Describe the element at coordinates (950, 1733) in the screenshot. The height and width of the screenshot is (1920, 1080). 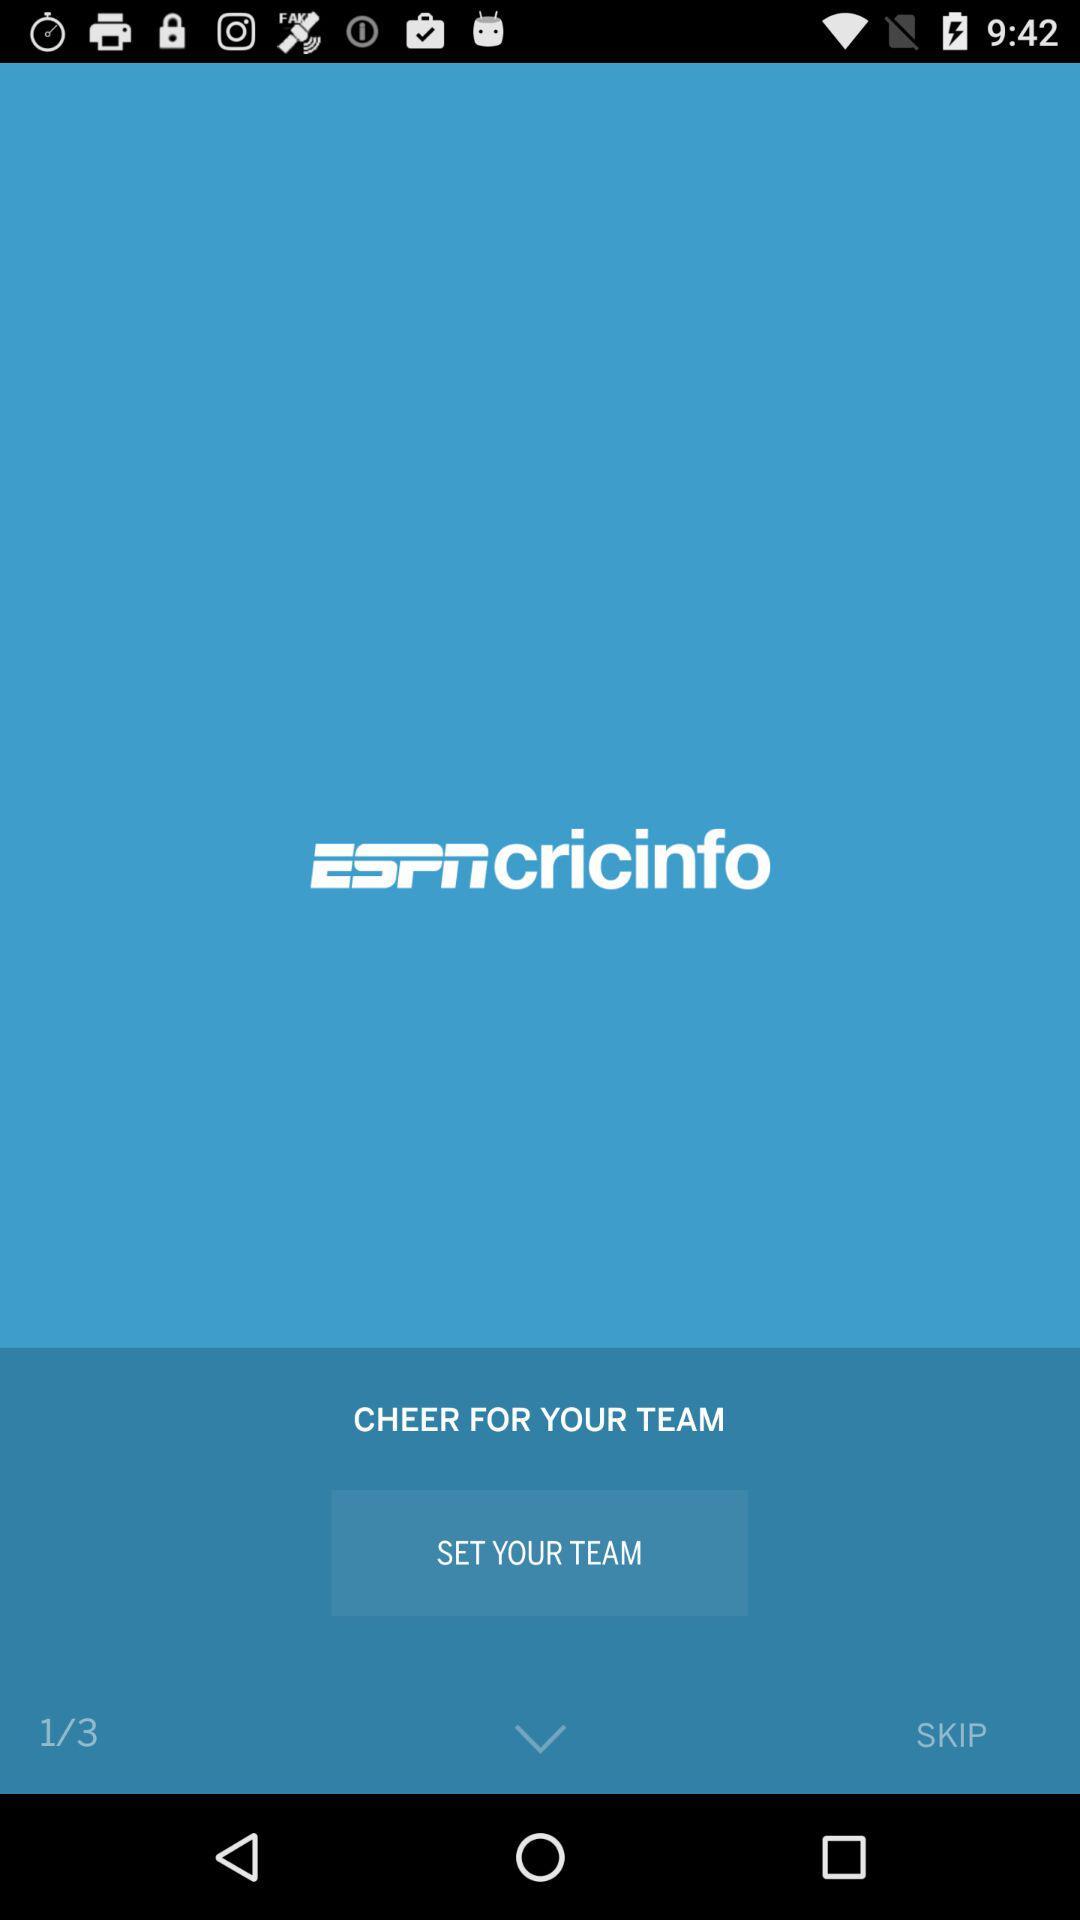
I see `the skip` at that location.